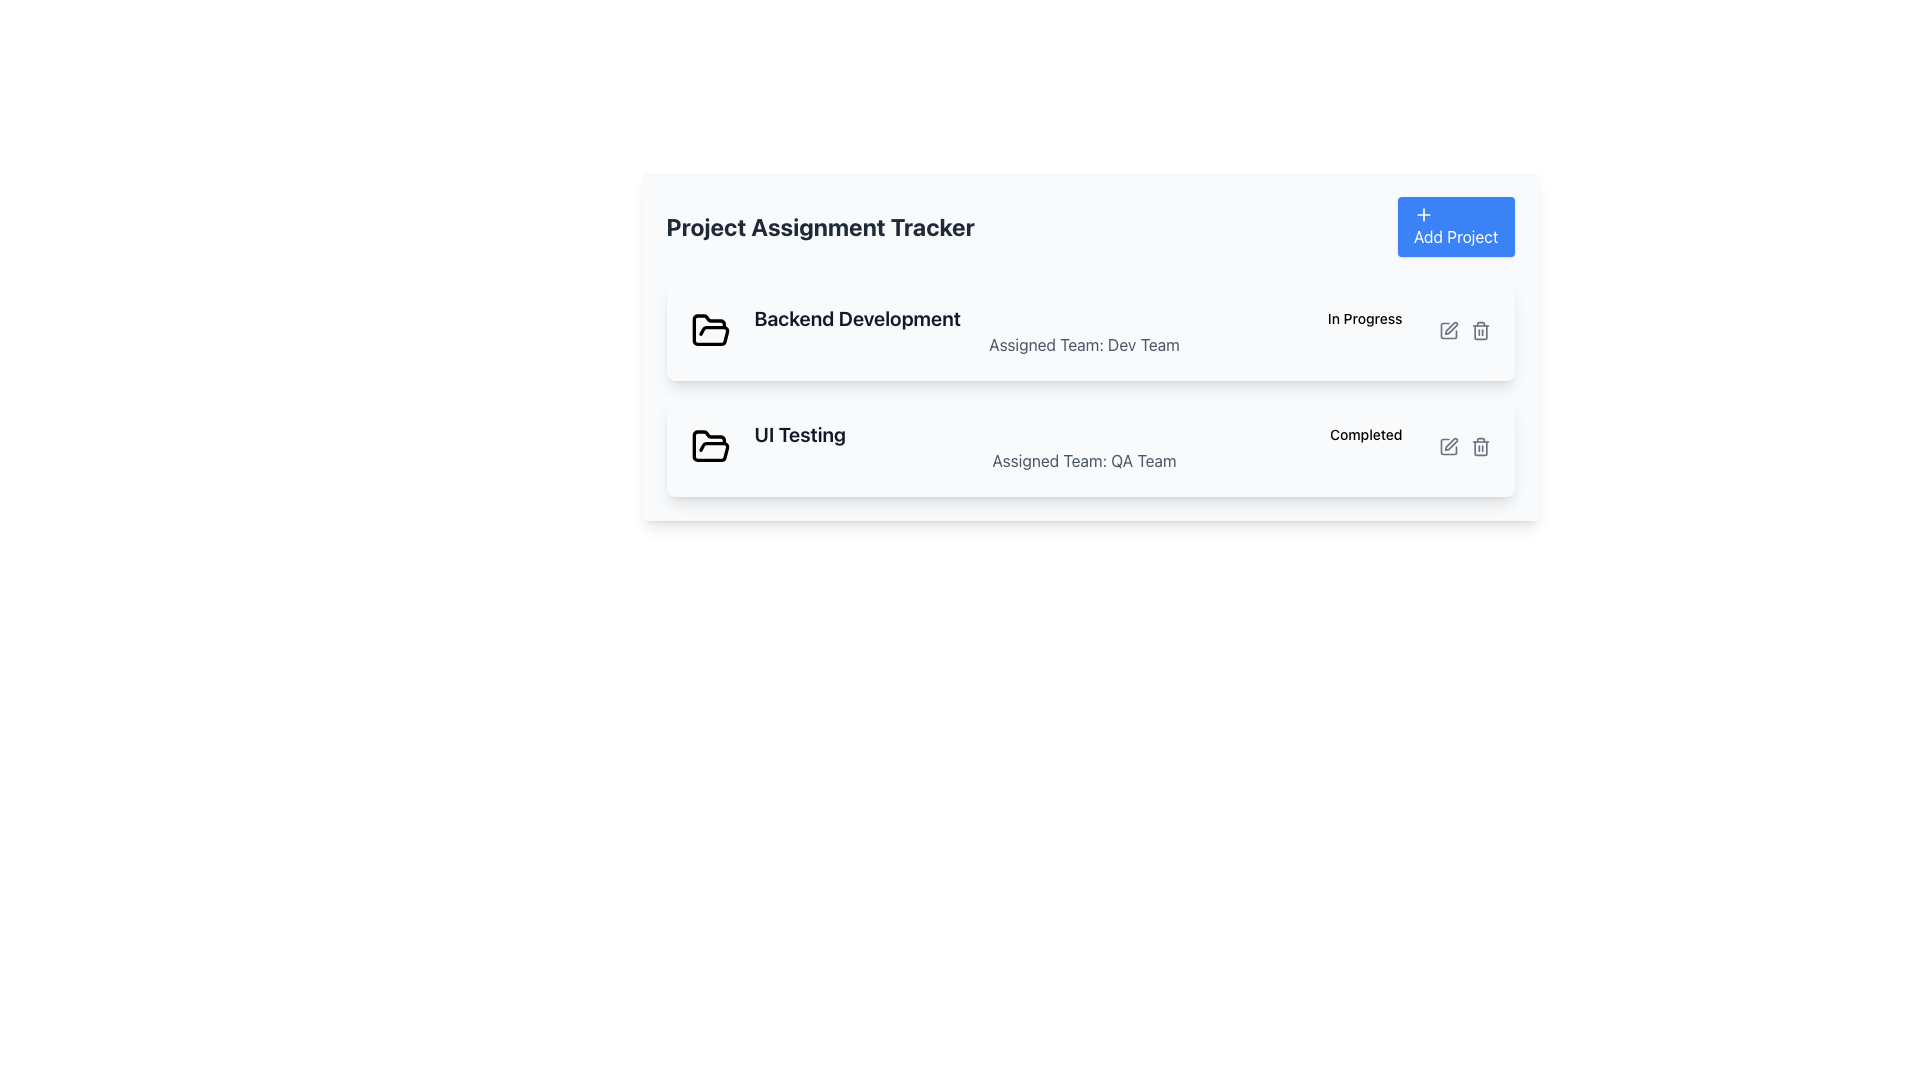 The width and height of the screenshot is (1920, 1080). What do you see at coordinates (1464, 330) in the screenshot?
I see `the Icon Button used for editing entries related to the 'Backend Development' project, located to the right of the 'In Progress' status label` at bounding box center [1464, 330].